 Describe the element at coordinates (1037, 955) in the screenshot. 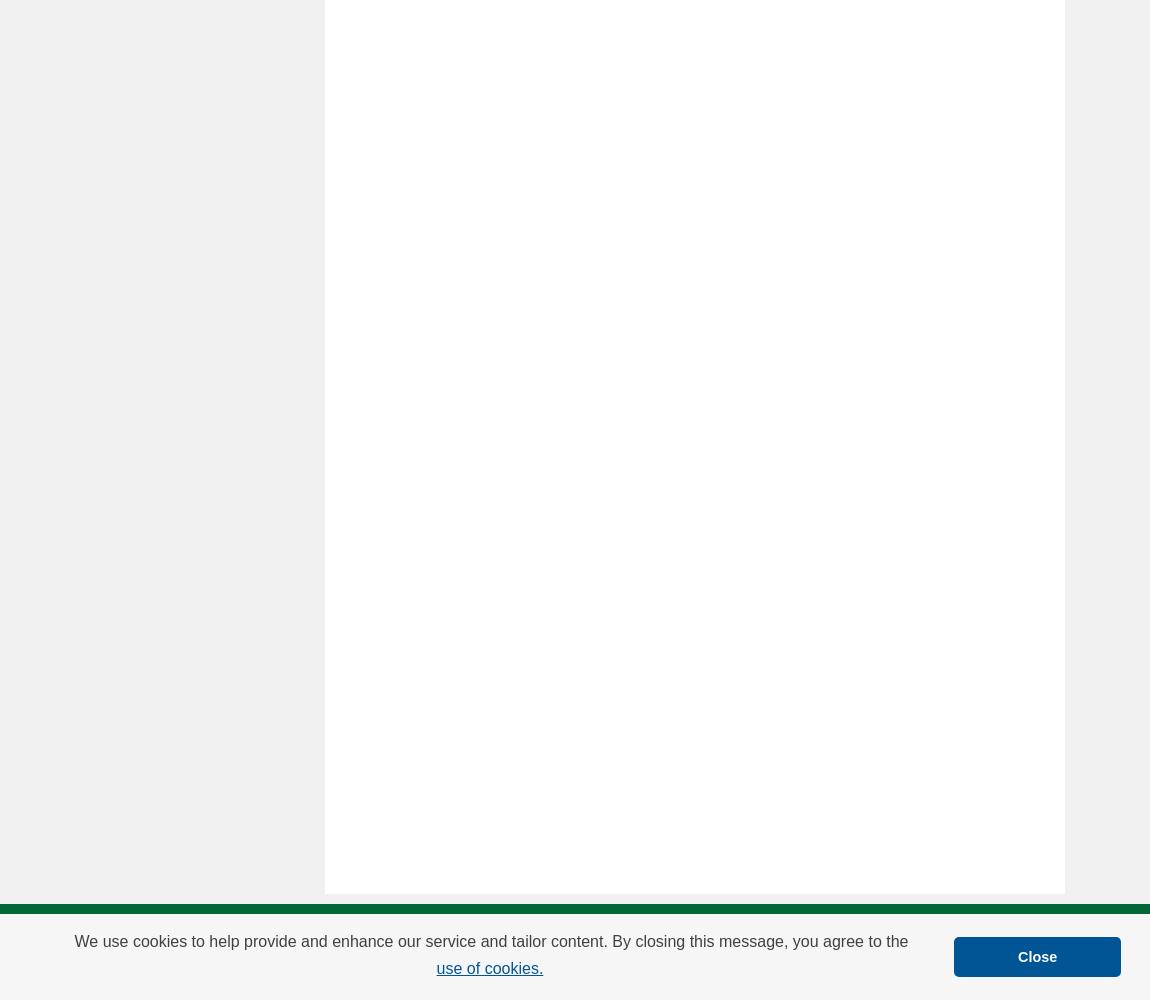

I see `'Close'` at that location.